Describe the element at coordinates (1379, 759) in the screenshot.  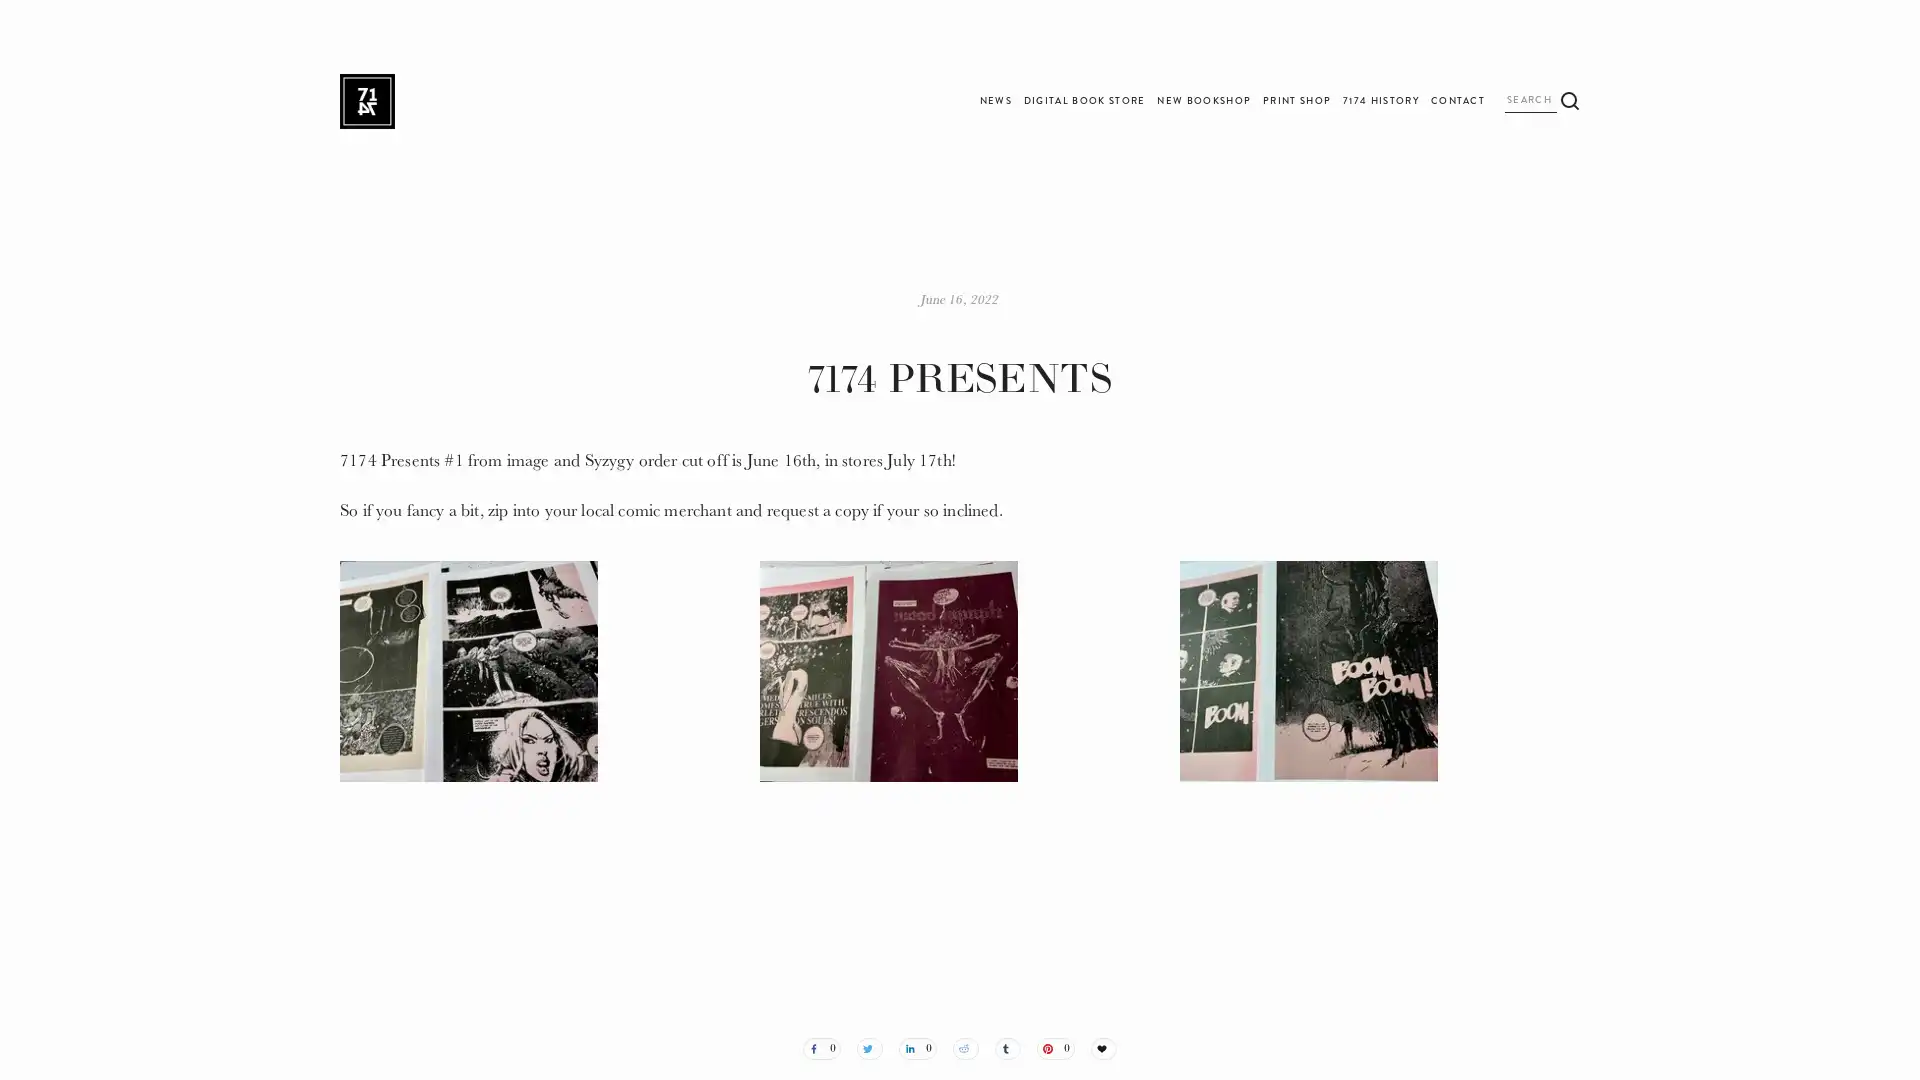
I see `View fullsize IMG_3079.JPG` at that location.